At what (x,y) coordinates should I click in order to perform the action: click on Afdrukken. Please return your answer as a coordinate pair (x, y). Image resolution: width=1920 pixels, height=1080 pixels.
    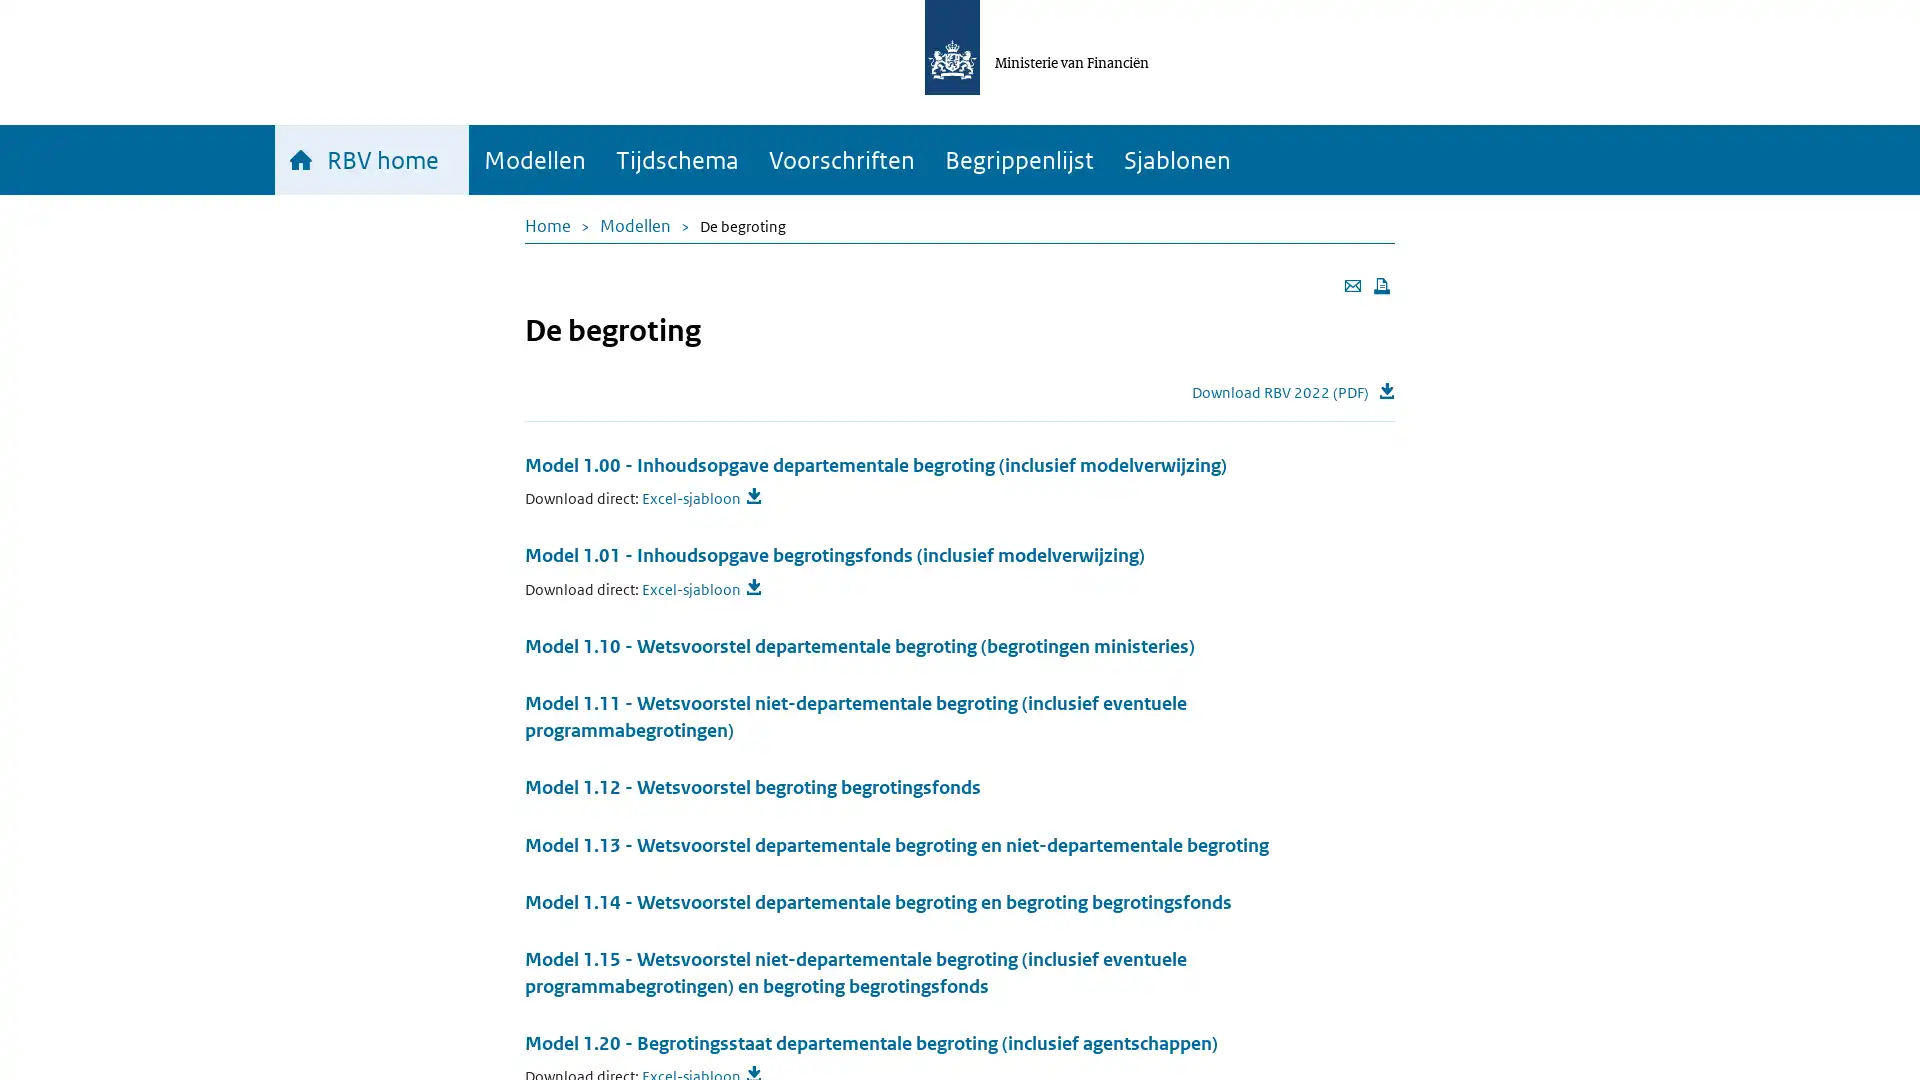
    Looking at the image, I should click on (1381, 285).